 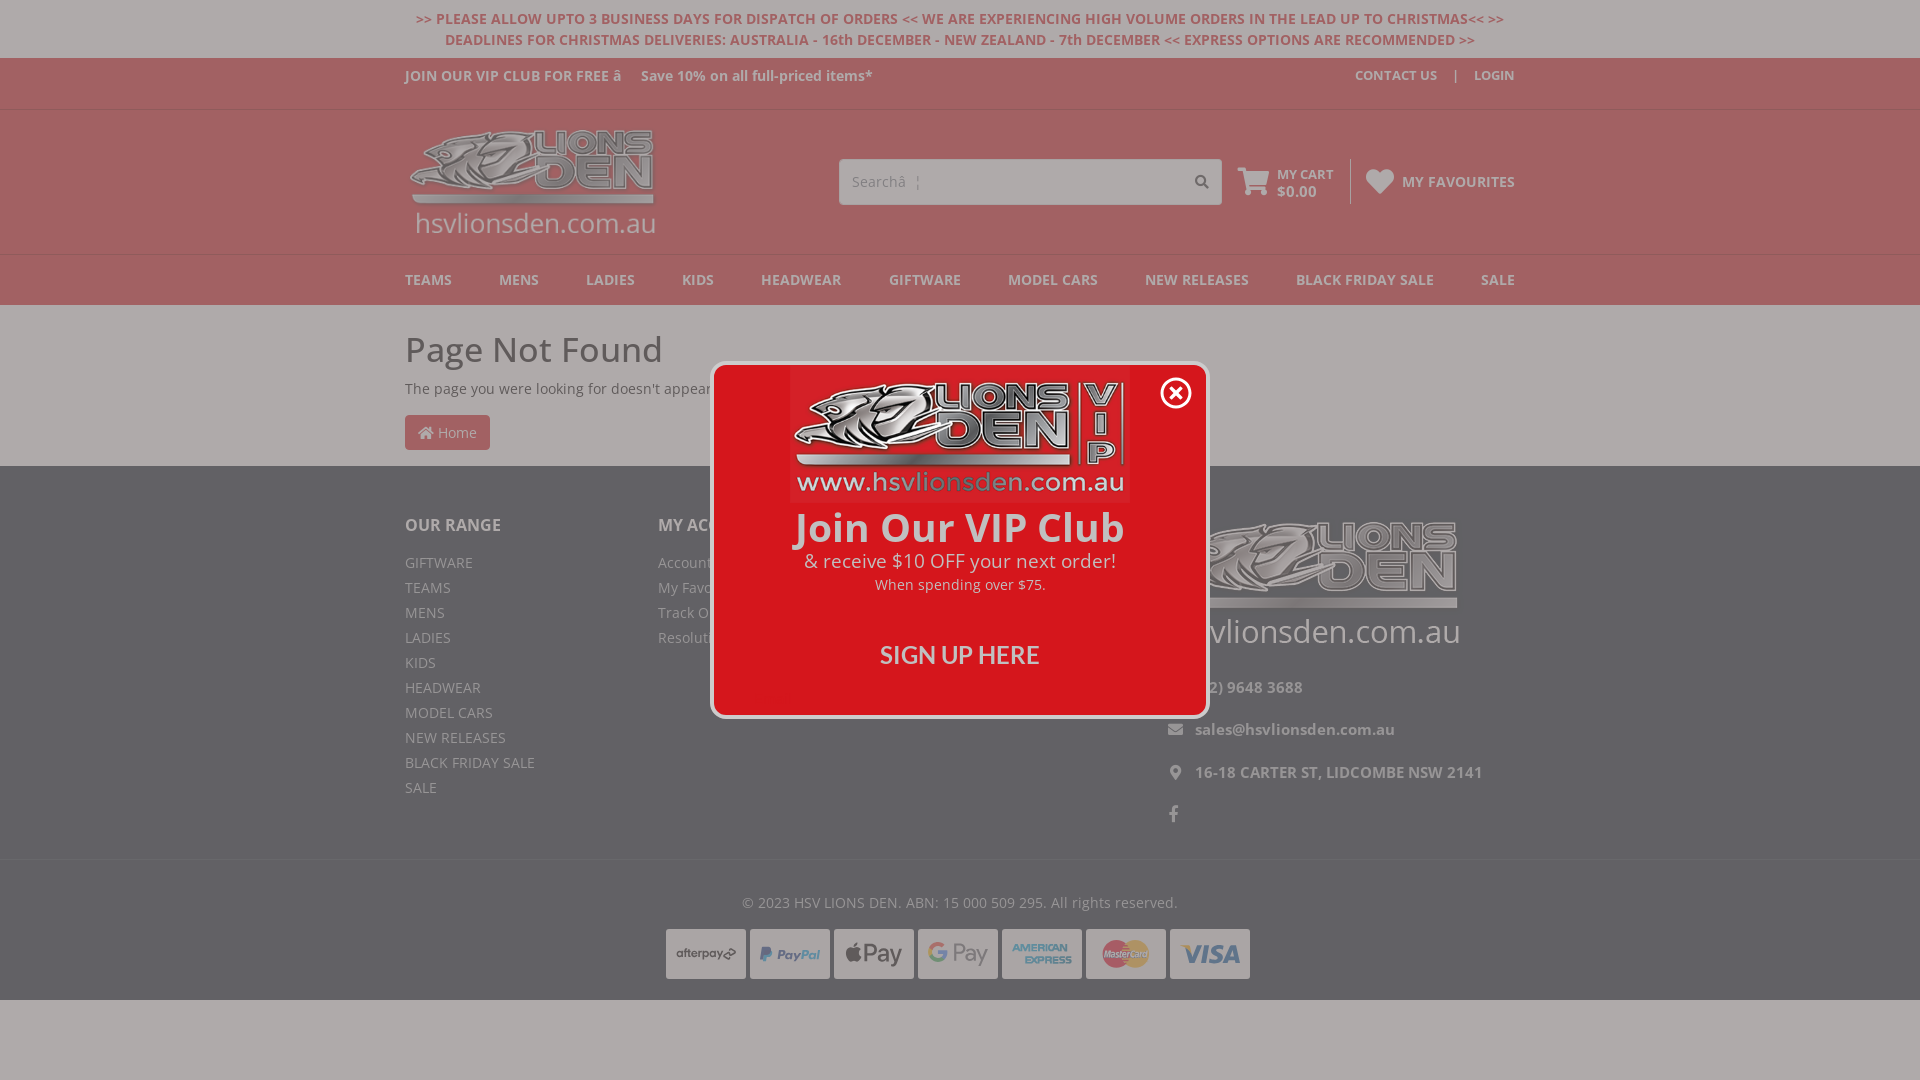 I want to click on 'HEADWEAR', so click(x=516, y=686).